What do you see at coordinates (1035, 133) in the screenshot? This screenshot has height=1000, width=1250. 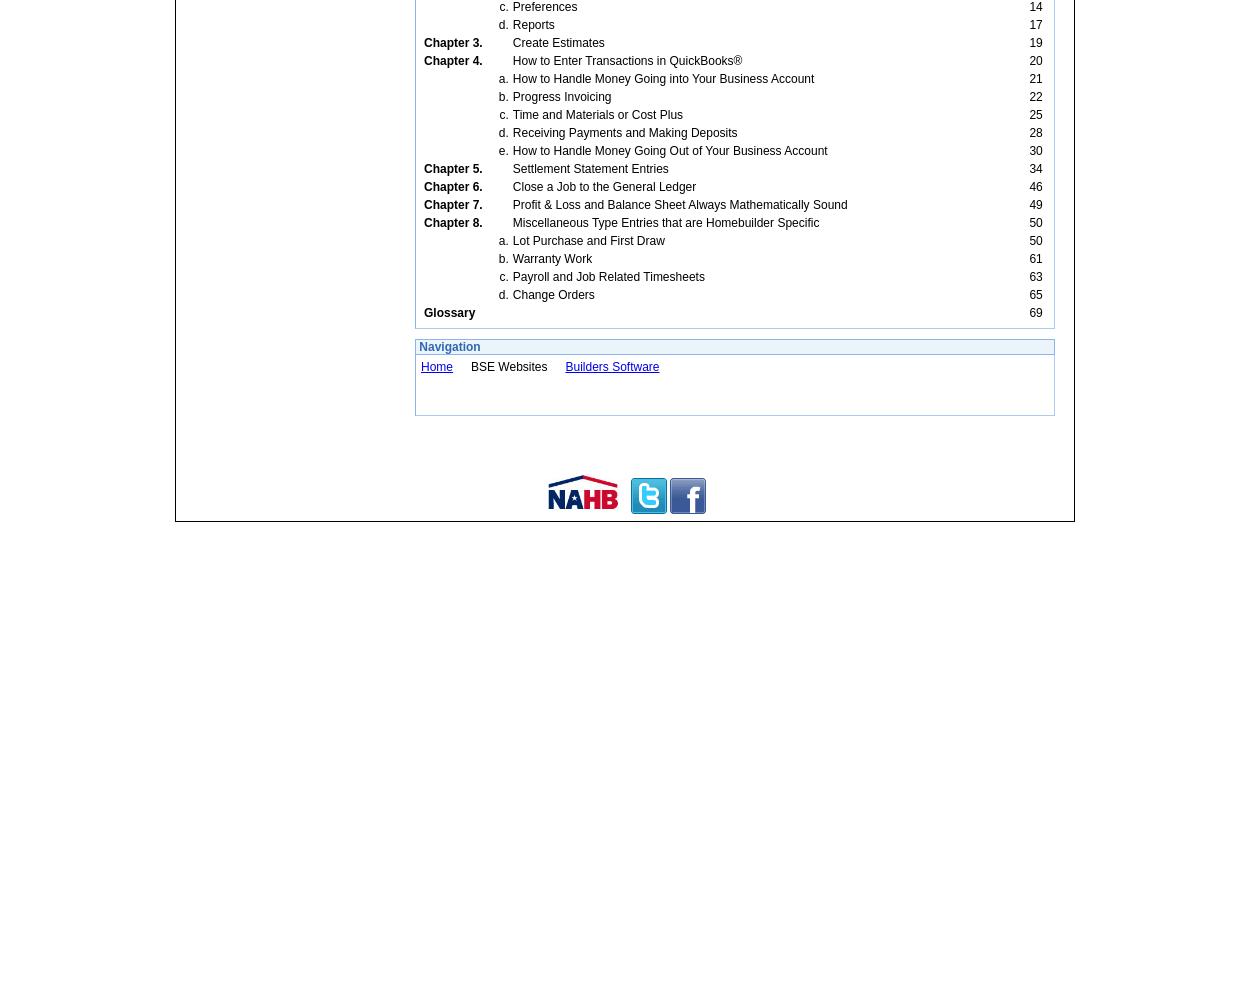 I see `'28'` at bounding box center [1035, 133].